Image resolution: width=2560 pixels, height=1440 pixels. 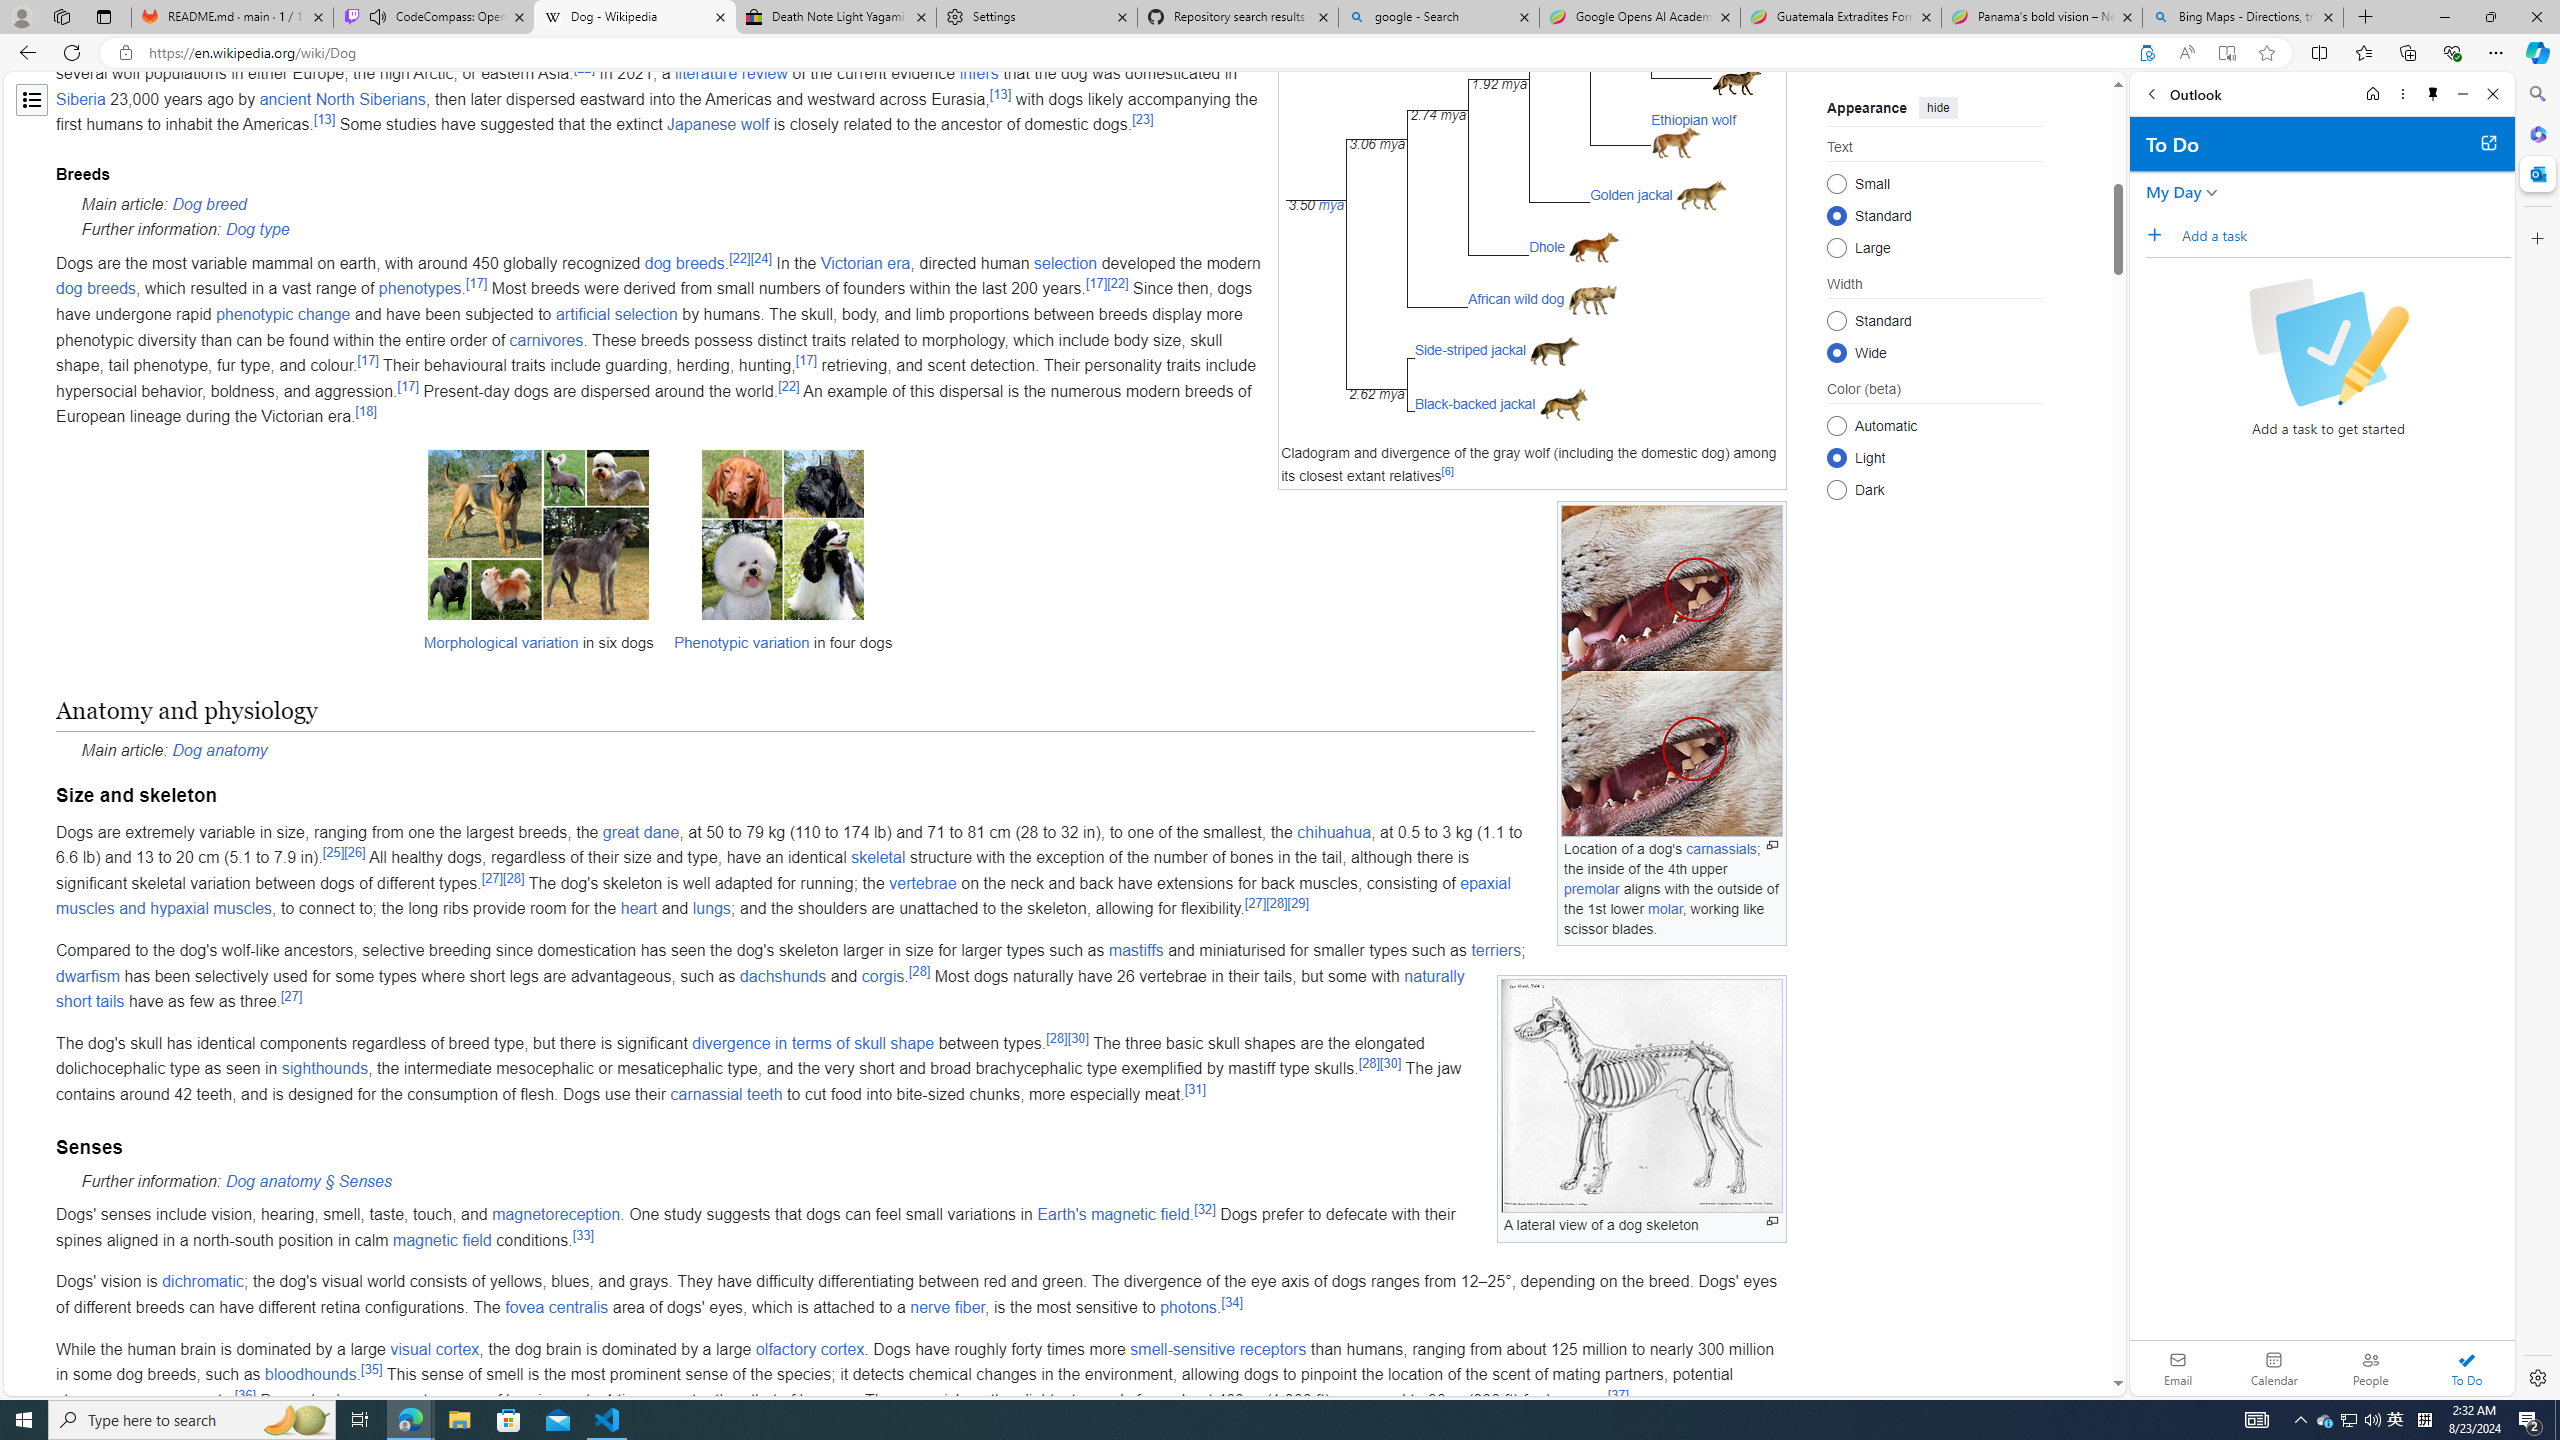 What do you see at coordinates (1664, 907) in the screenshot?
I see `'molar'` at bounding box center [1664, 907].